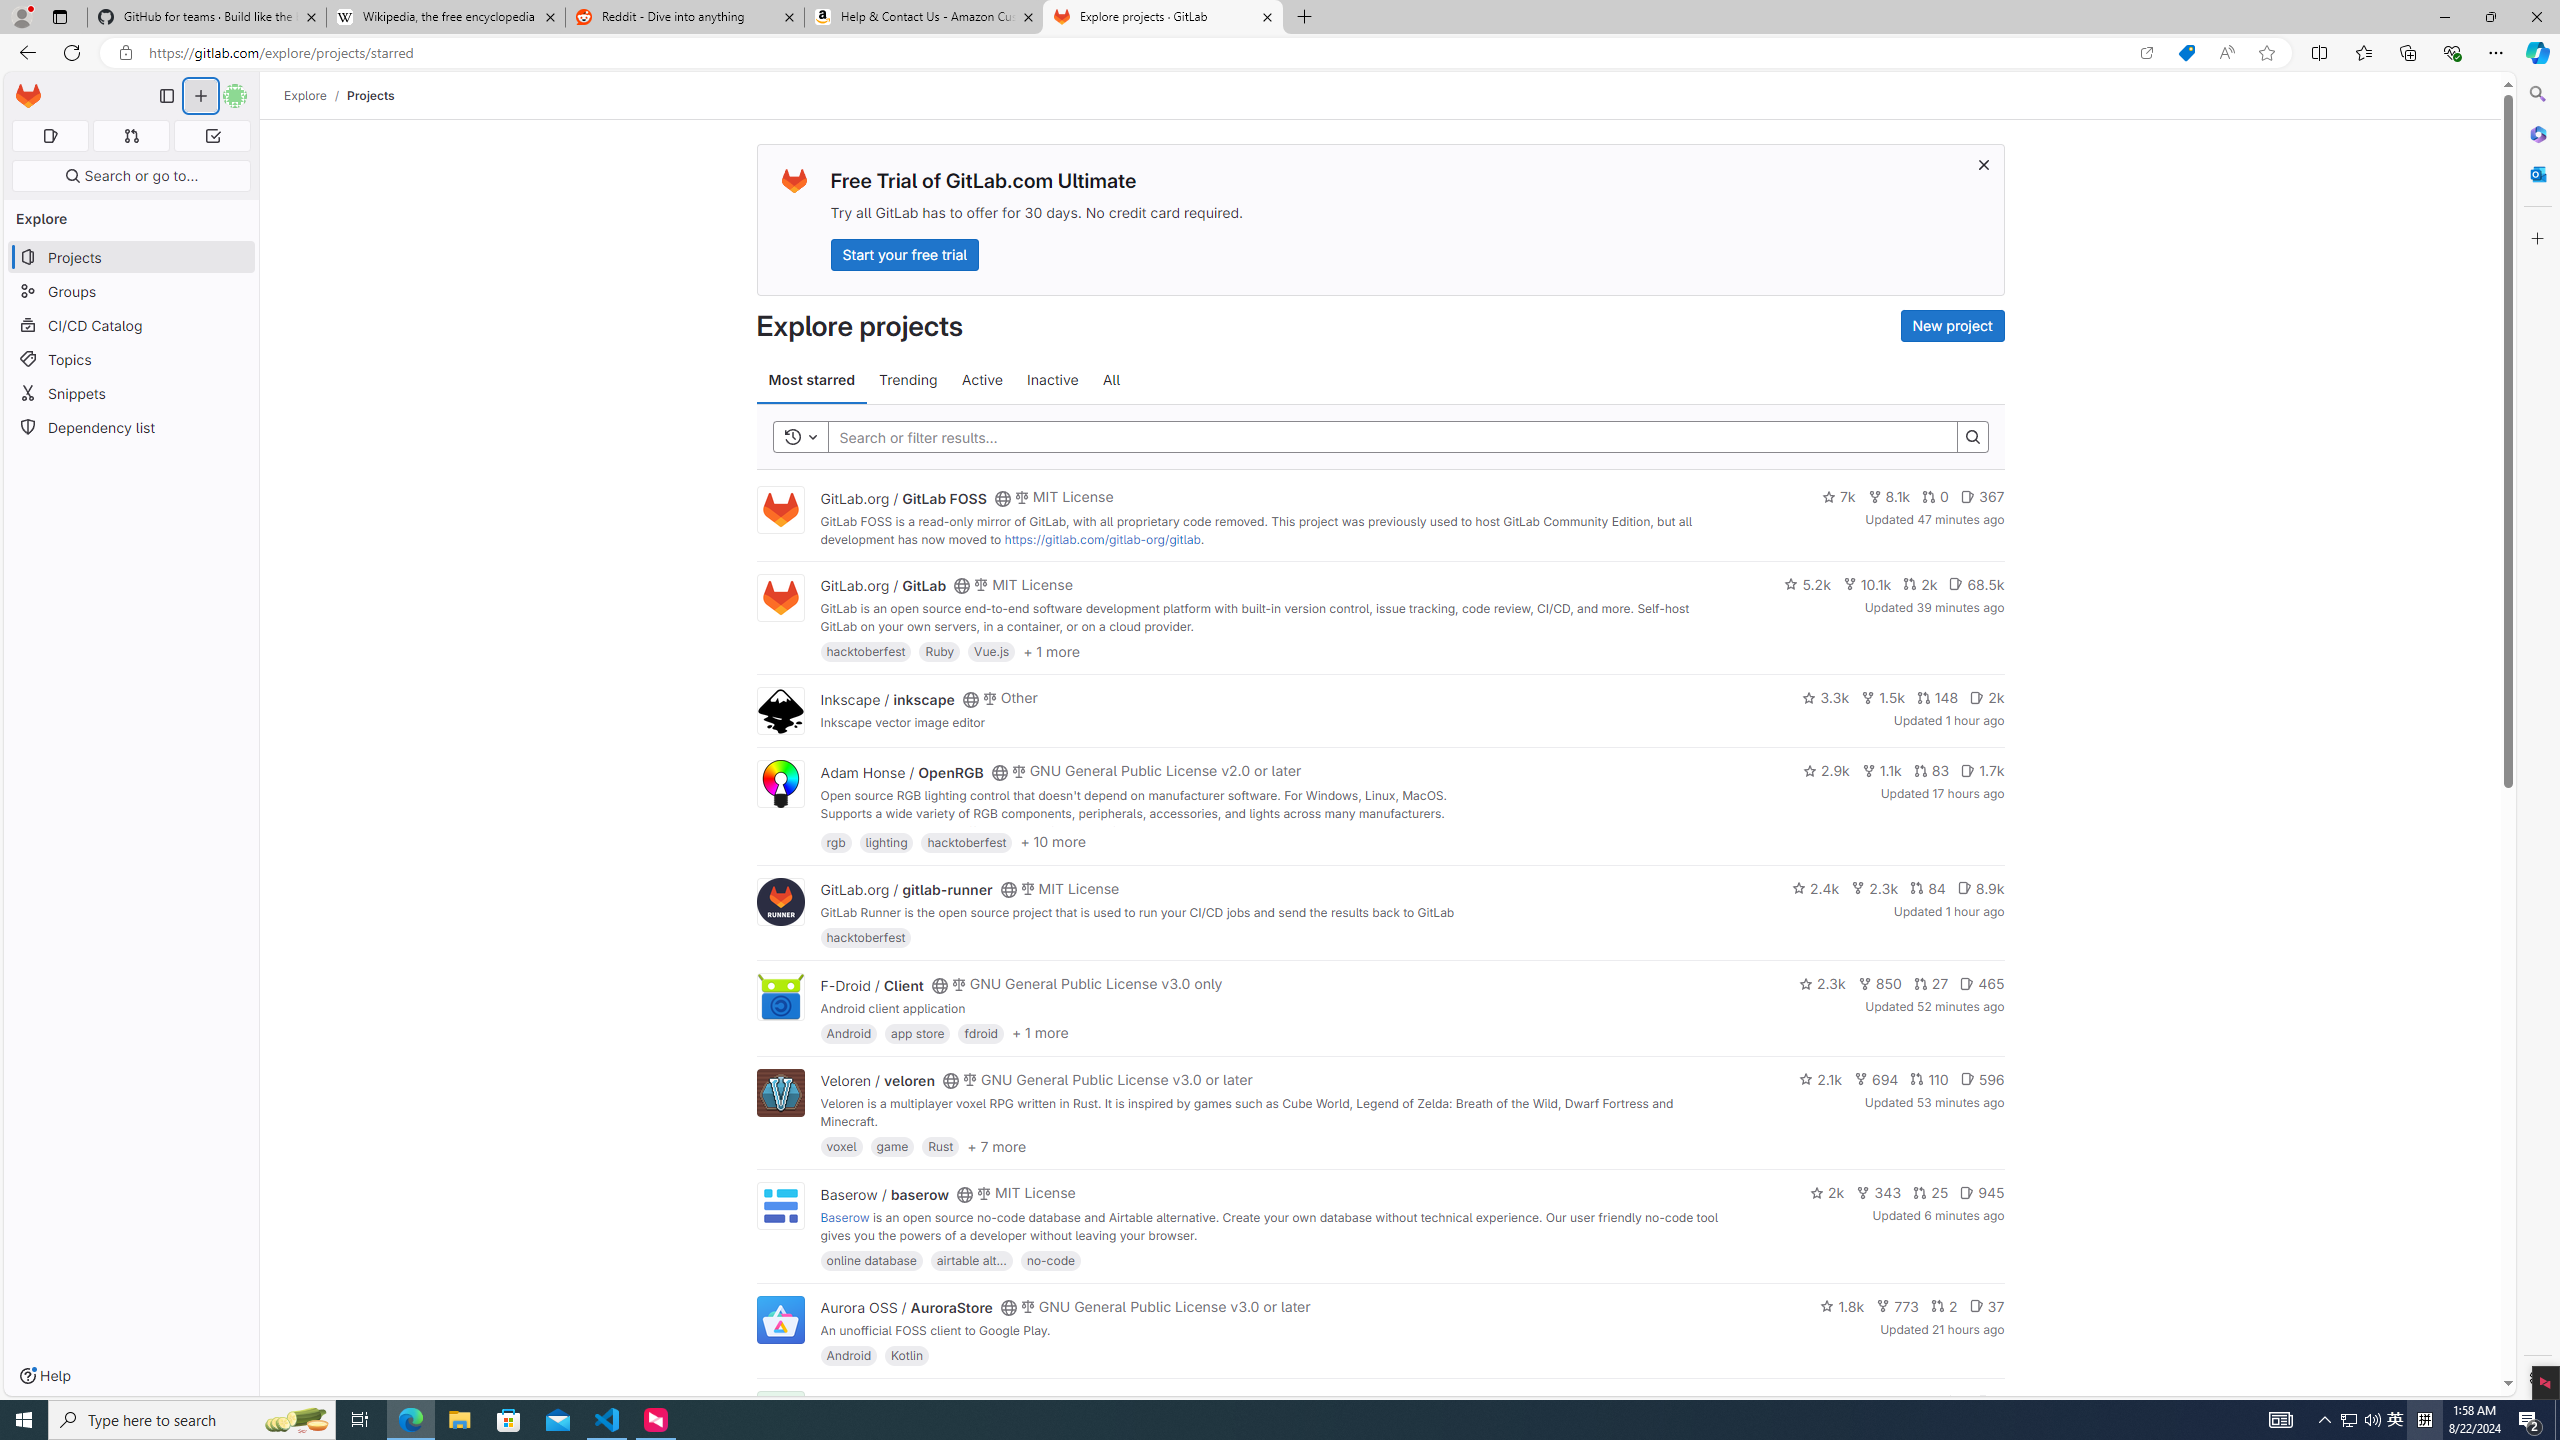 The width and height of the screenshot is (2560, 1440). What do you see at coordinates (370, 95) in the screenshot?
I see `'Projects'` at bounding box center [370, 95].